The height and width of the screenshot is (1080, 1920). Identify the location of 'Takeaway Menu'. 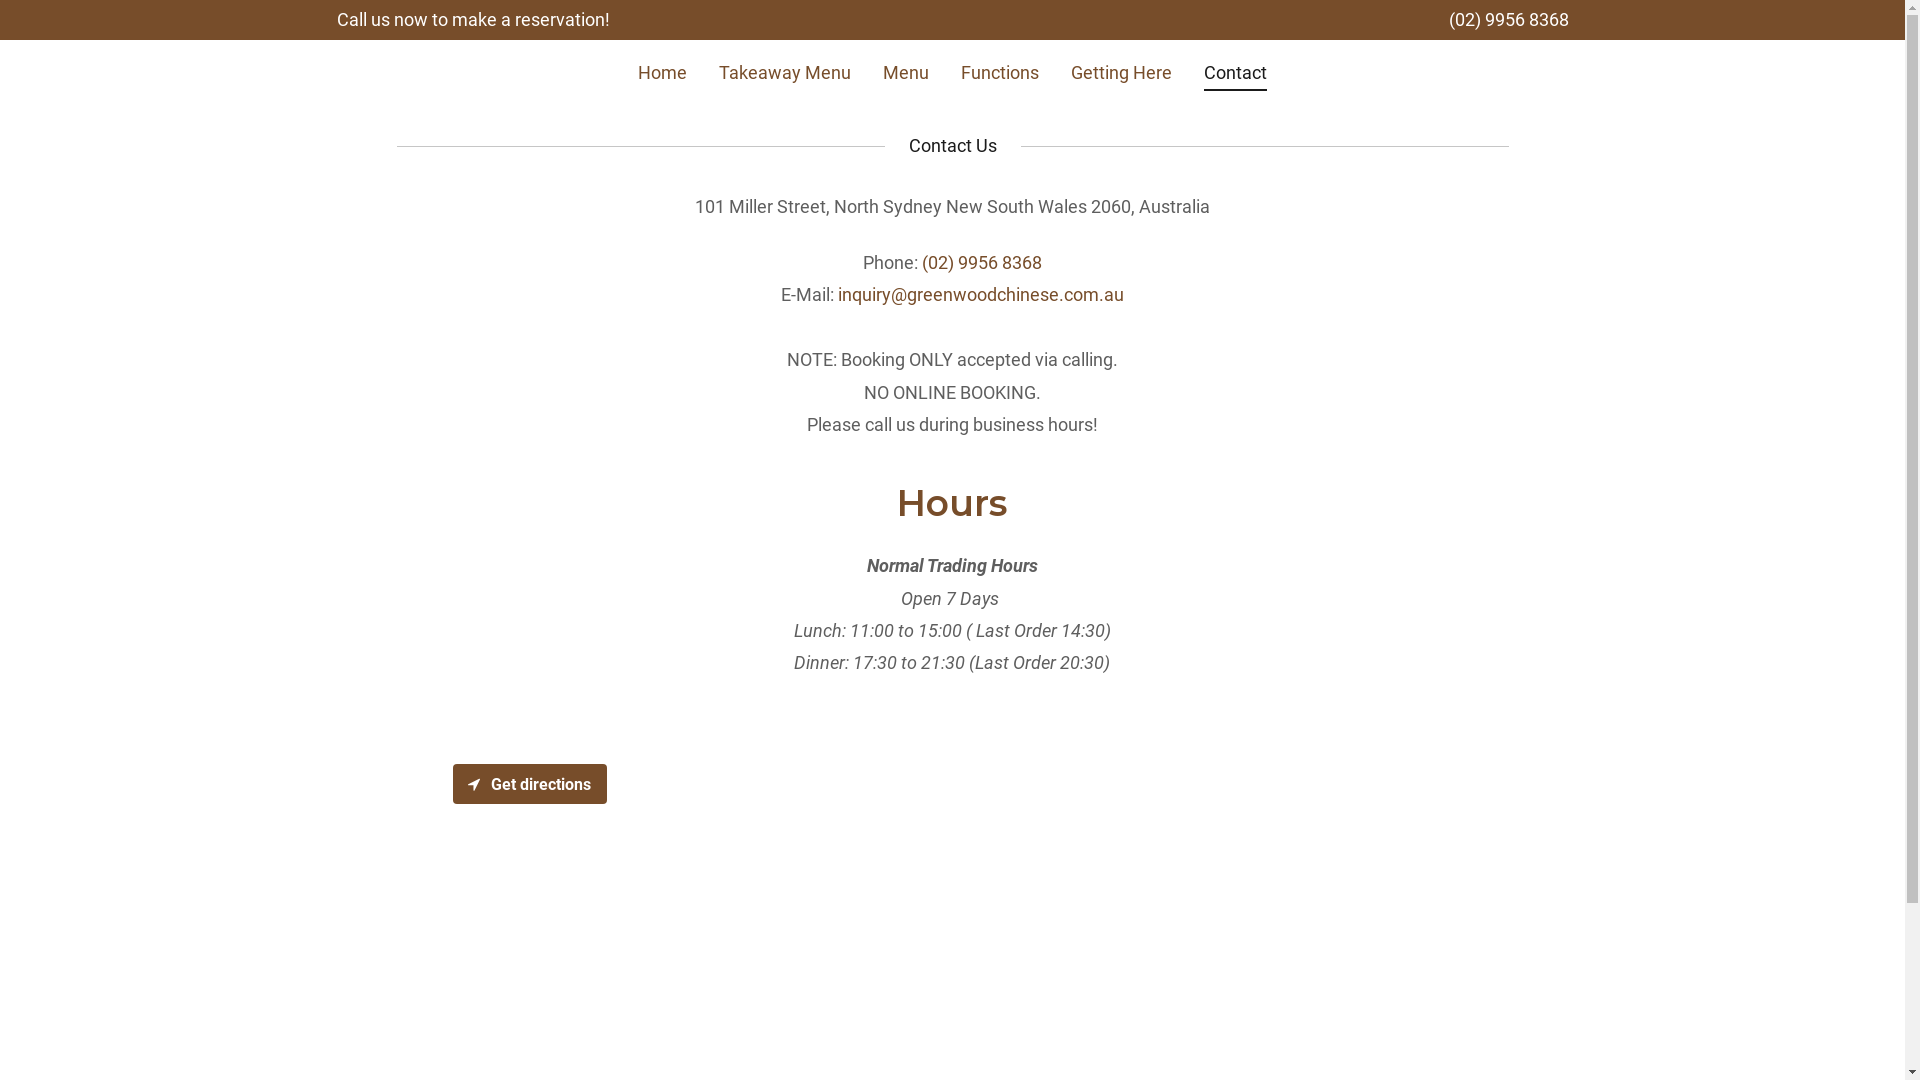
(784, 71).